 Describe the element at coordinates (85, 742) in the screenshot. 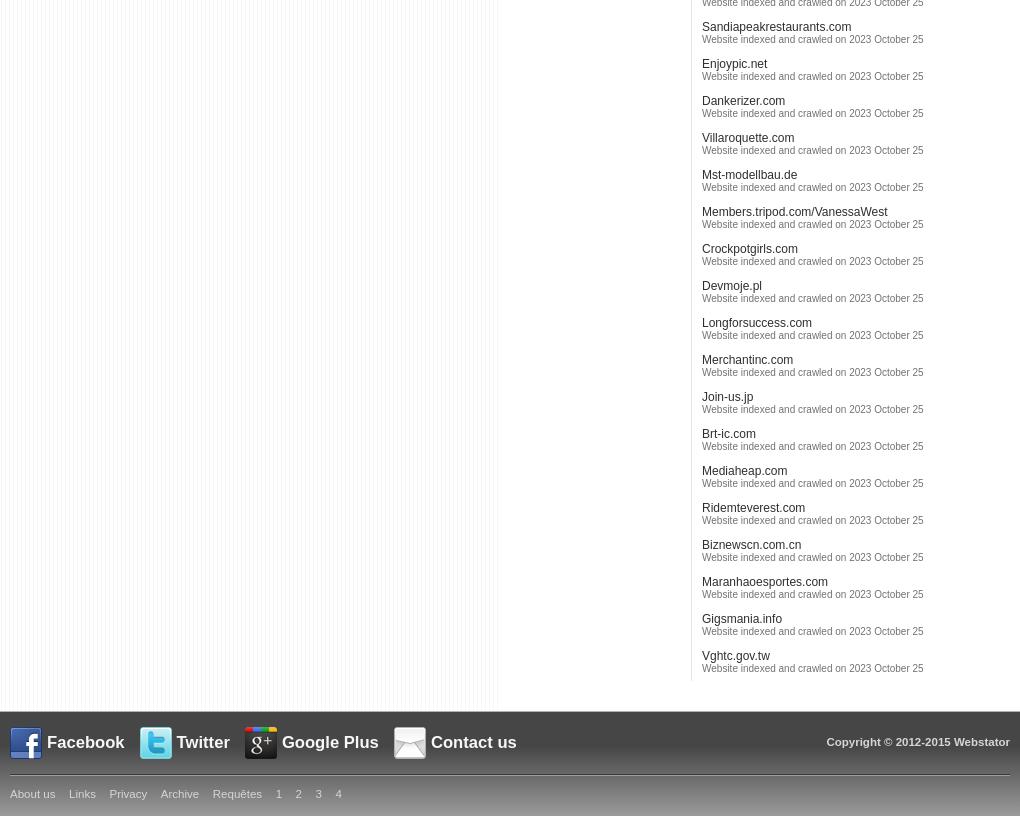

I see `'Facebook'` at that location.